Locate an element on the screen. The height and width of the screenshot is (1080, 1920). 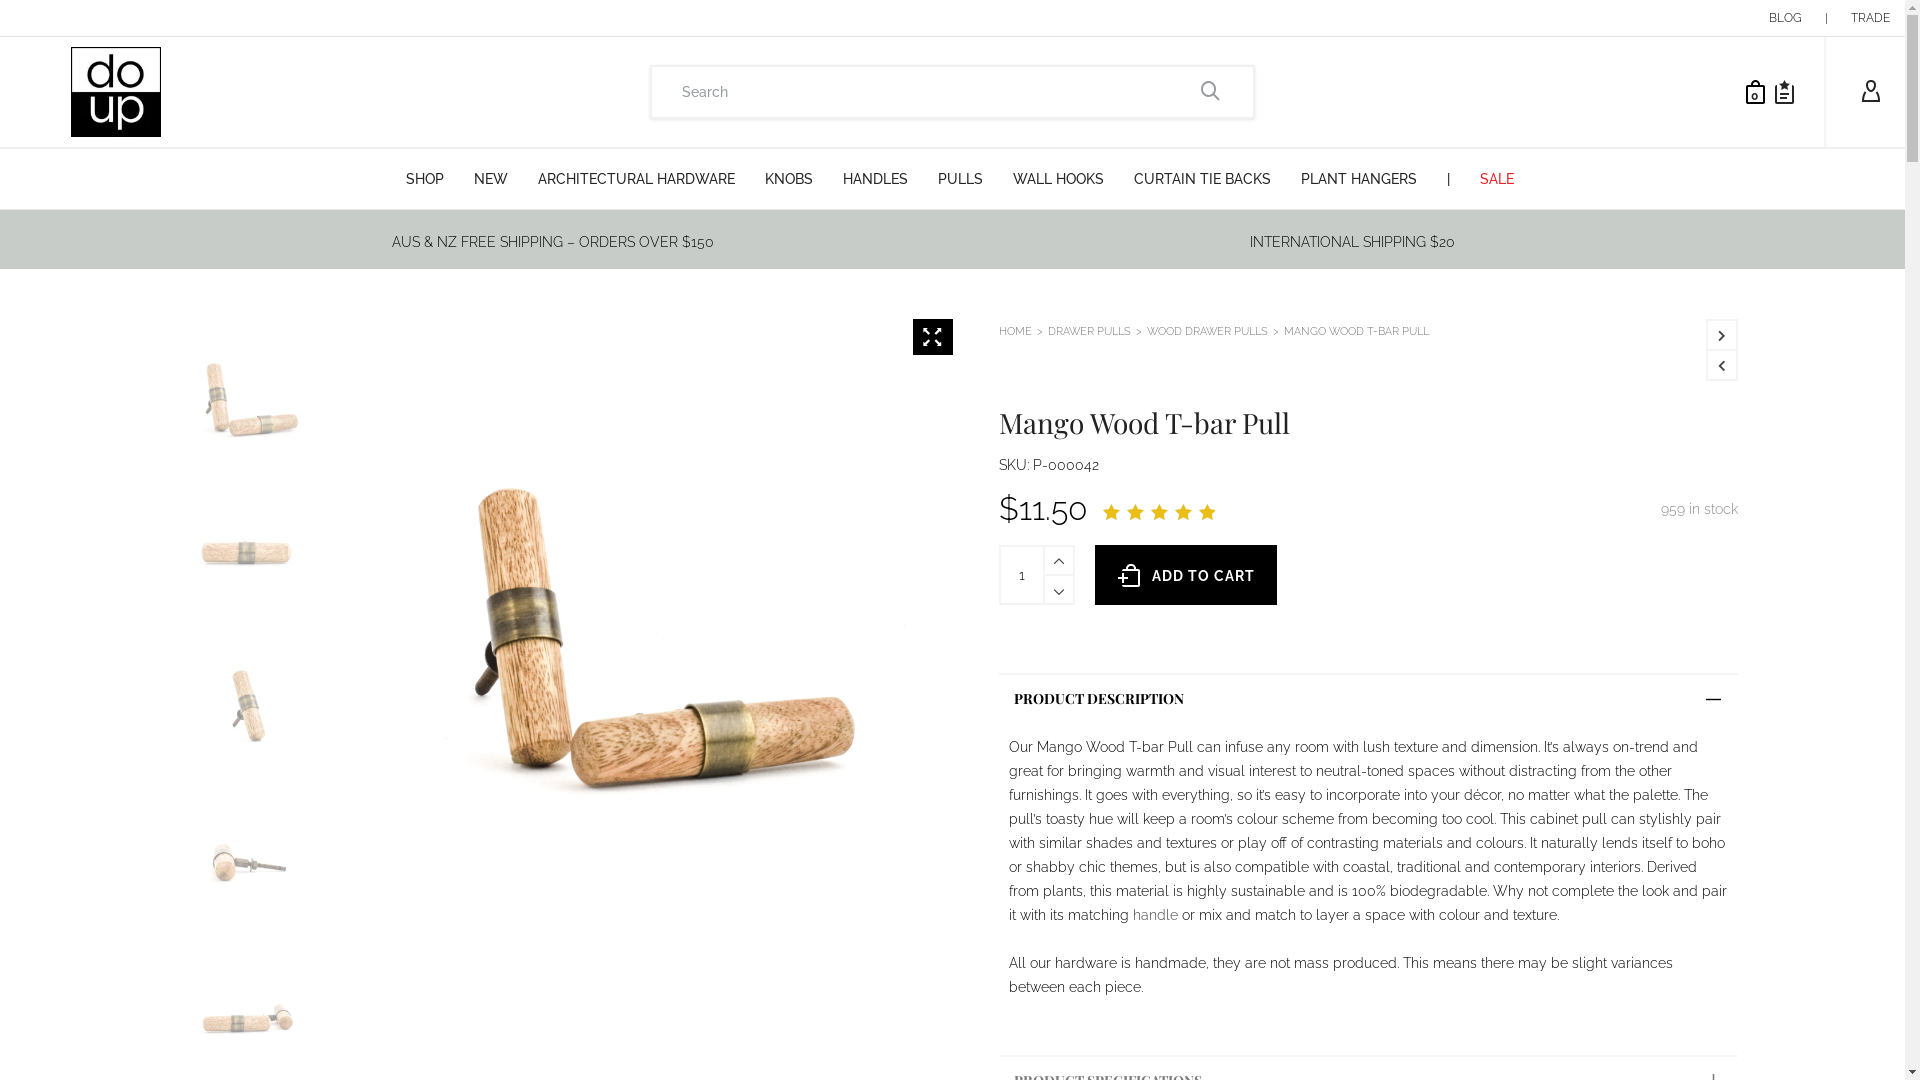
'BLOG' is located at coordinates (1785, 18).